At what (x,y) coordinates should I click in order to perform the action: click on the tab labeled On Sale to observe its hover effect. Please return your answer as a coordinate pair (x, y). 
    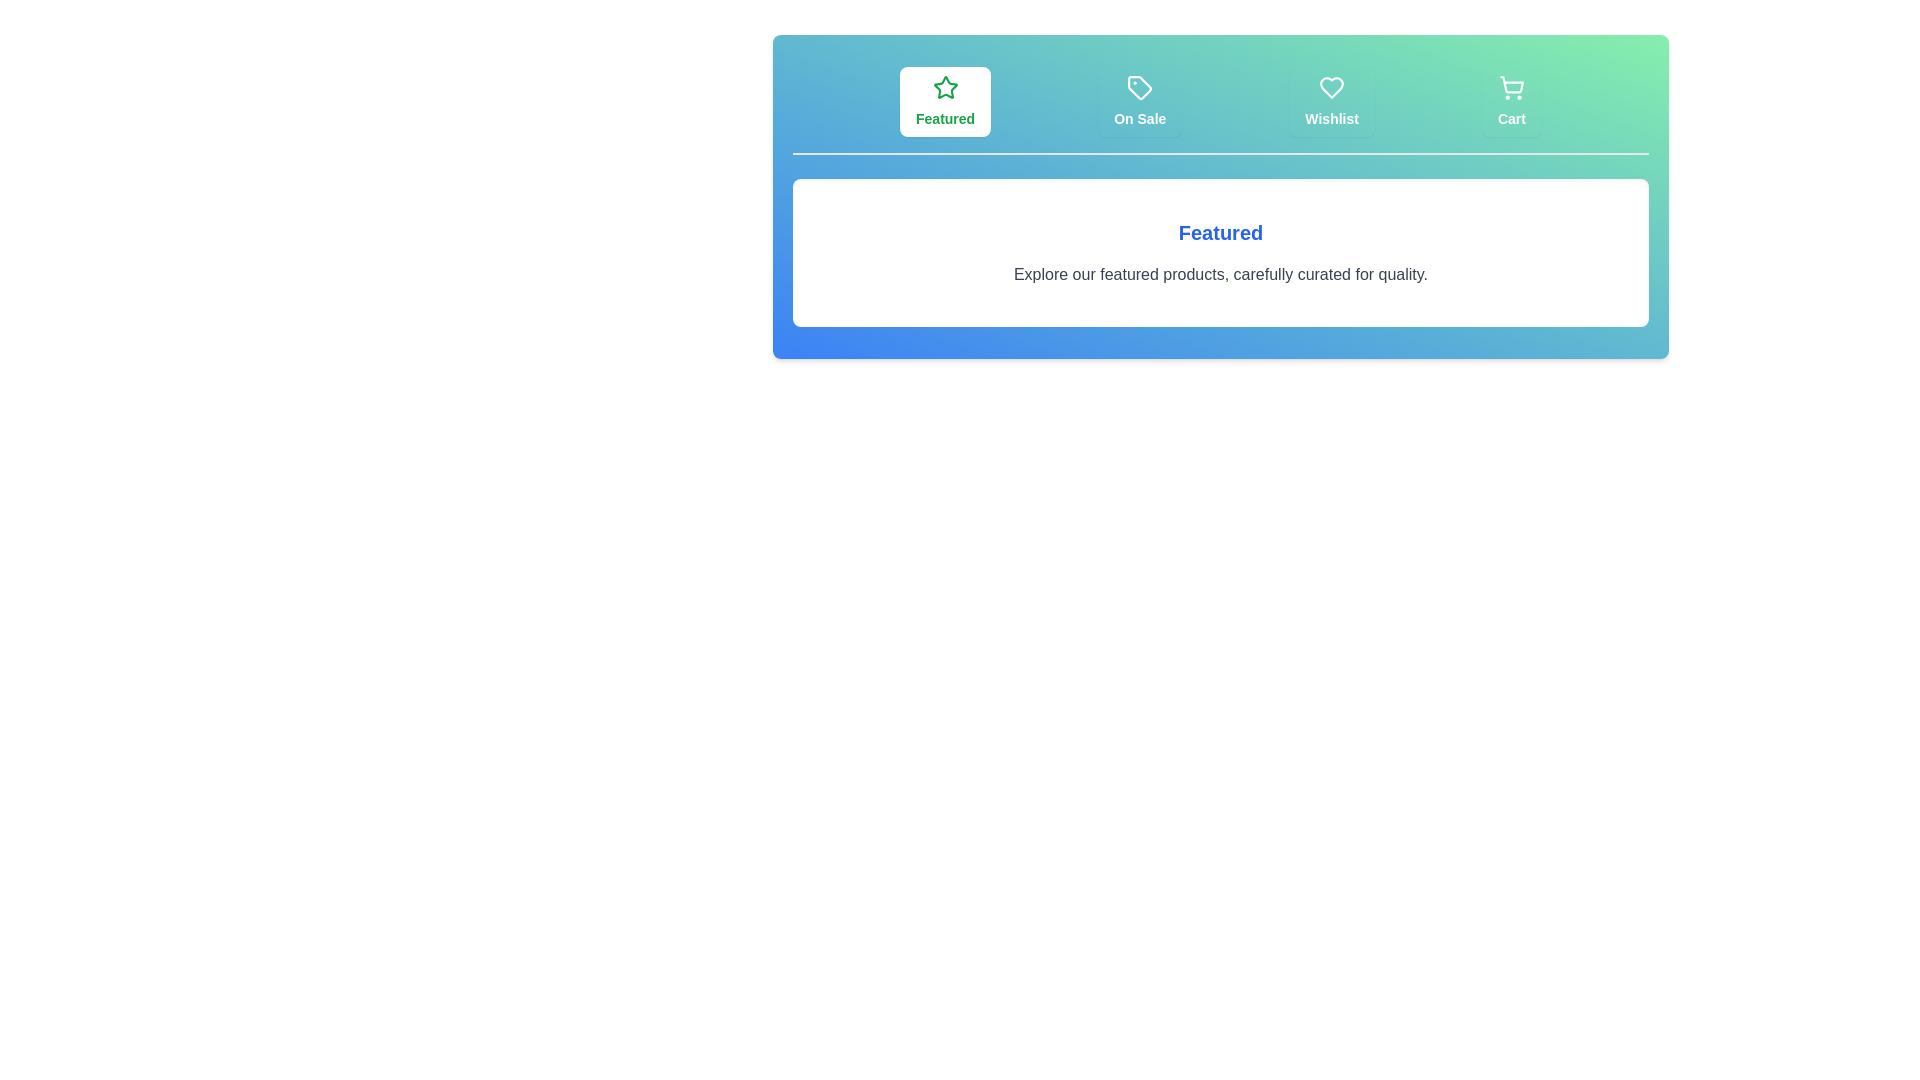
    Looking at the image, I should click on (1140, 101).